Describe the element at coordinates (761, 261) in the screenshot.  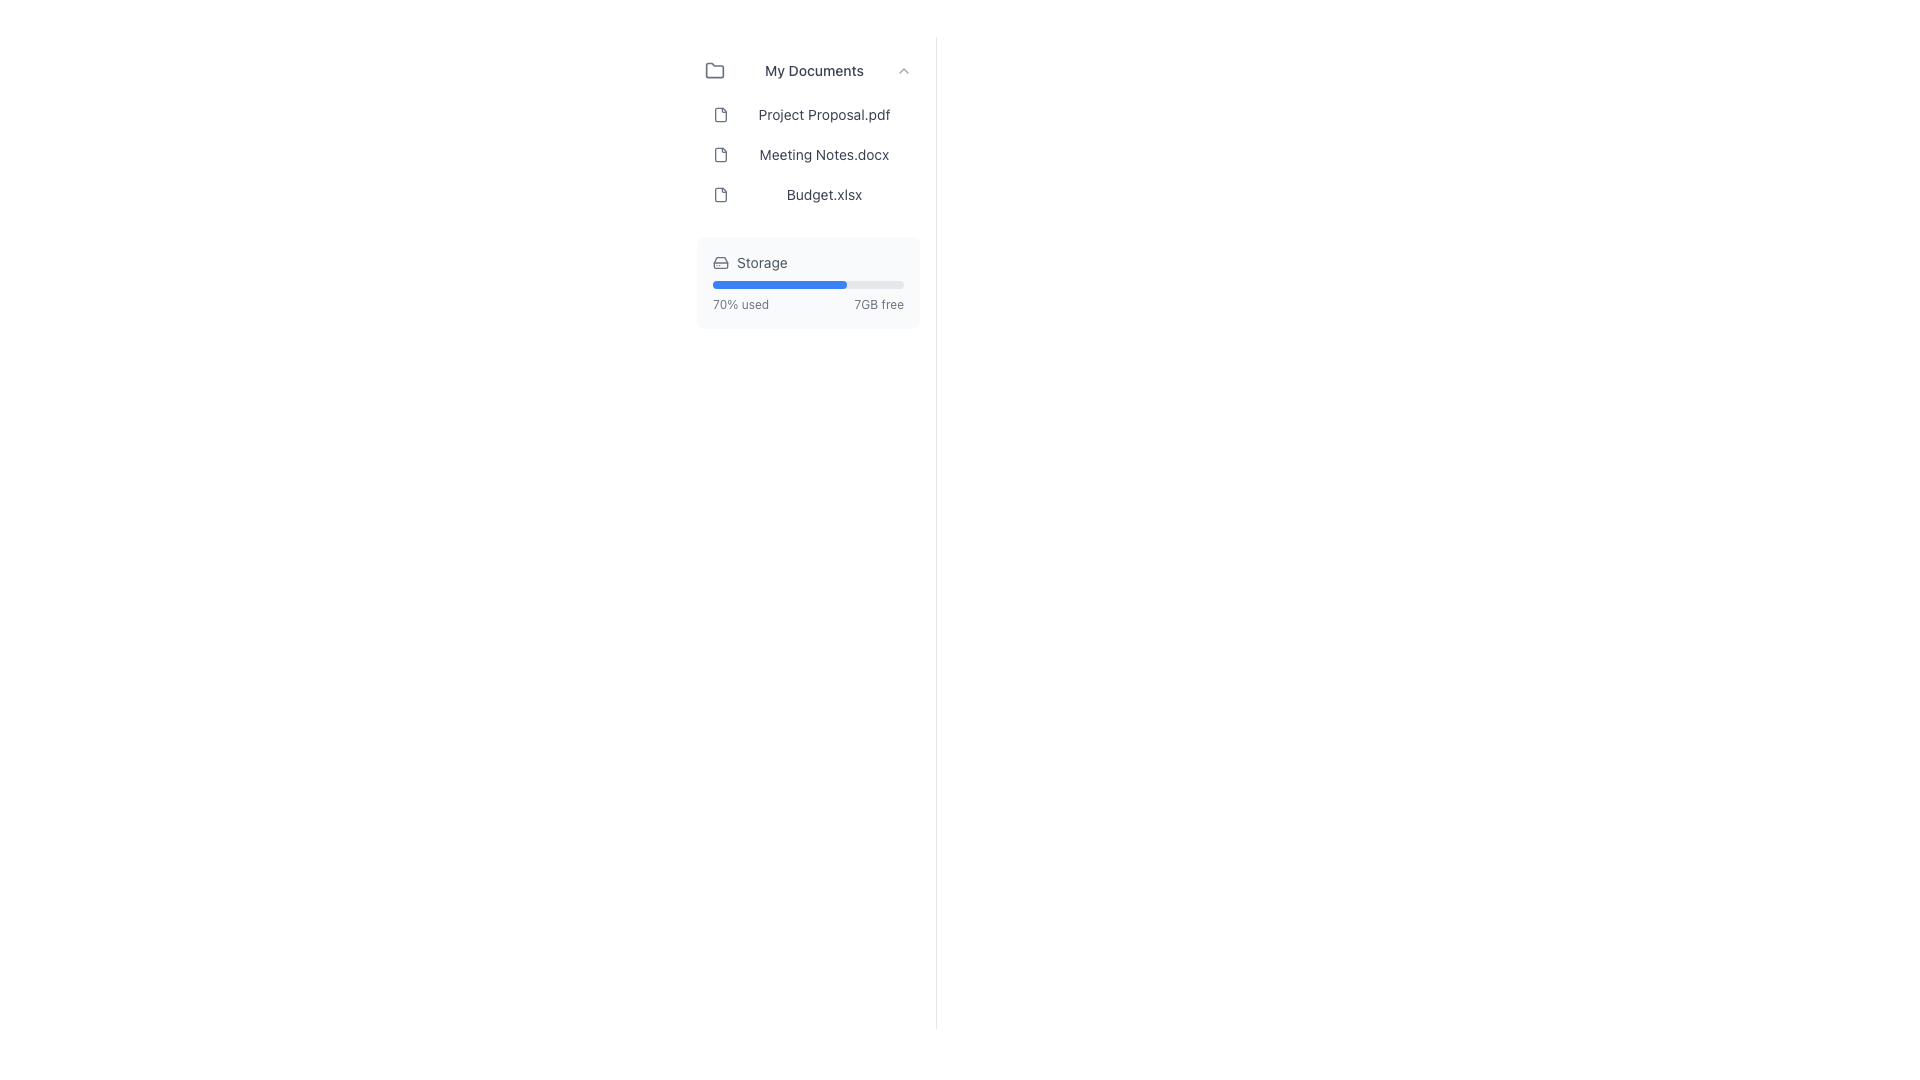
I see `the Text label that indicates storage information, located to the right of the hard drive icon and above the storage usage progress bar` at that location.